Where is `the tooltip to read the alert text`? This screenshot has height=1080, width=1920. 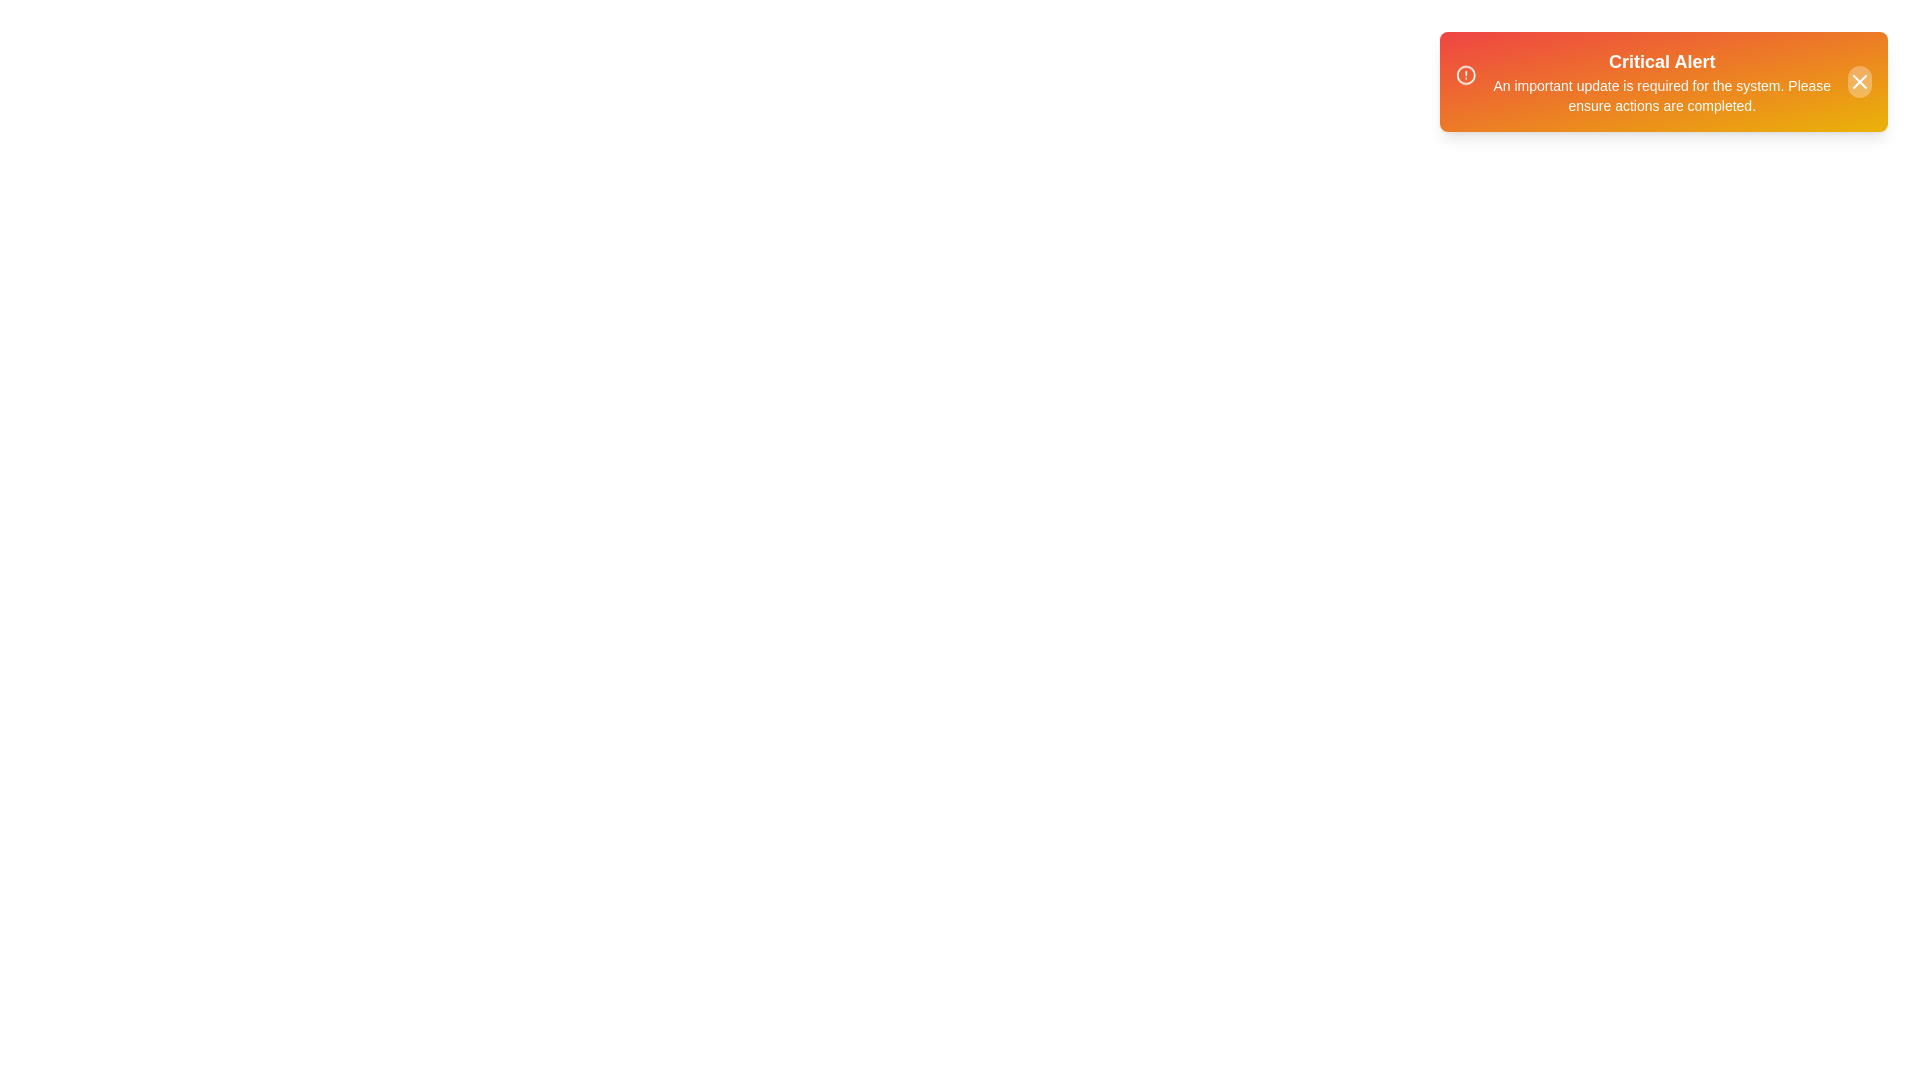 the tooltip to read the alert text is located at coordinates (1664, 80).